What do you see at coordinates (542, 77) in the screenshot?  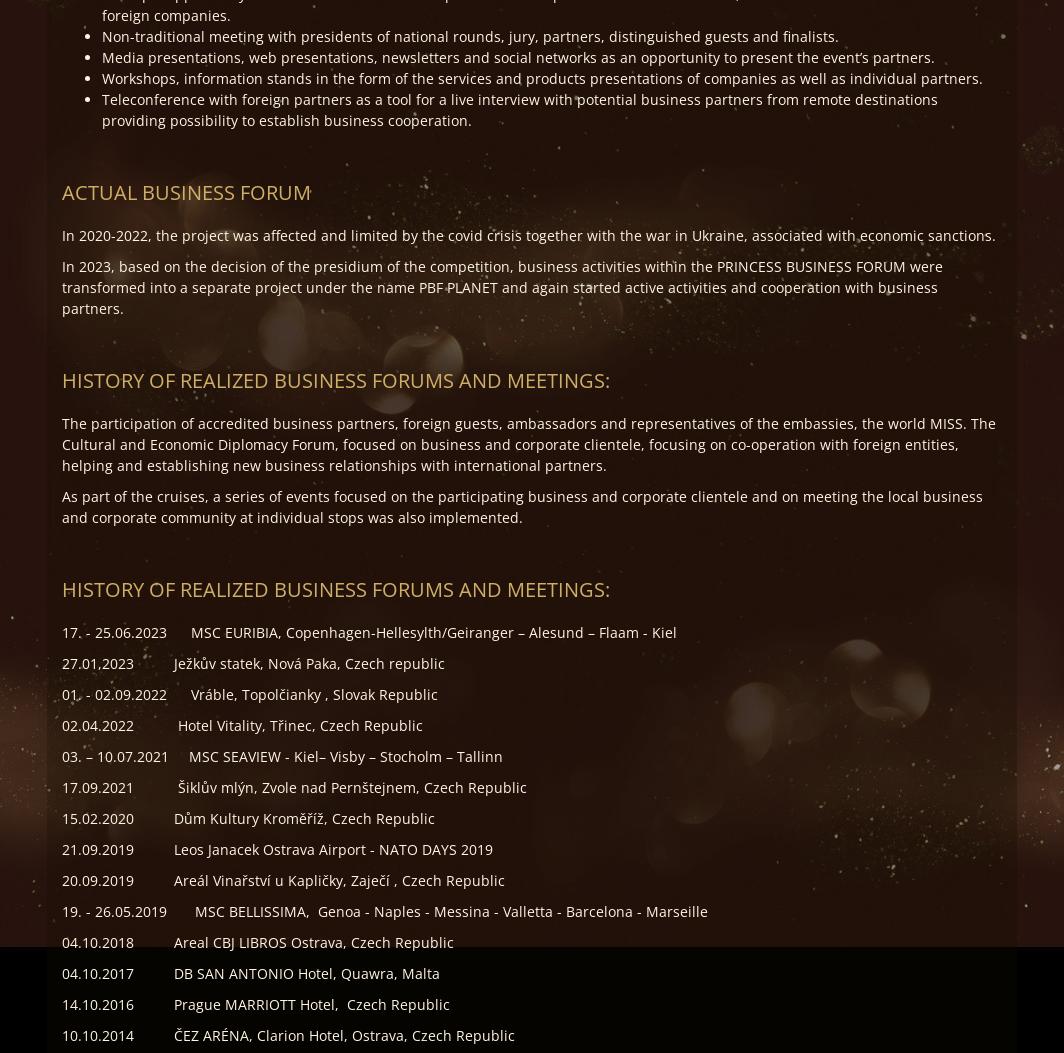 I see `'Workshops, information stands in the form of the services and products presentations of companies as well as individual partners.'` at bounding box center [542, 77].